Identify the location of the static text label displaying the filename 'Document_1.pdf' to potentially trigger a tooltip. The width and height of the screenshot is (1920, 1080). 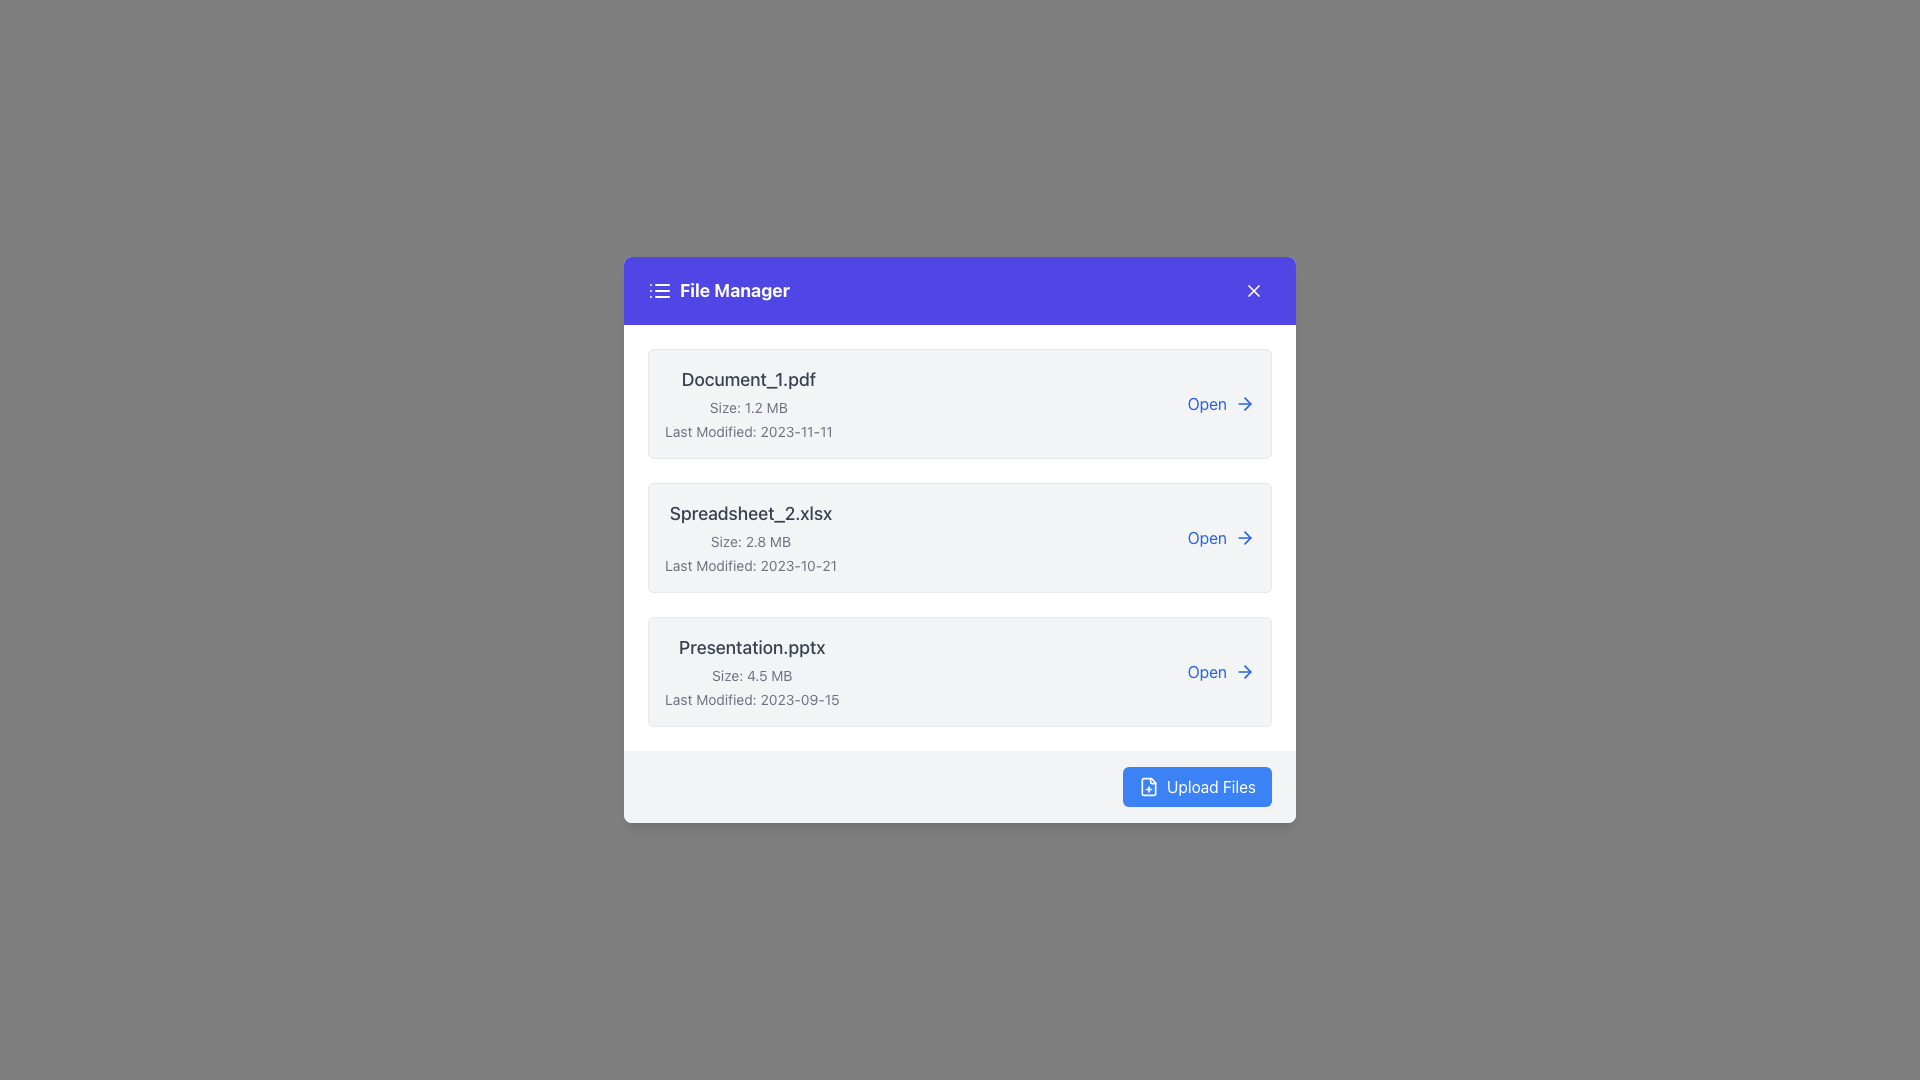
(747, 380).